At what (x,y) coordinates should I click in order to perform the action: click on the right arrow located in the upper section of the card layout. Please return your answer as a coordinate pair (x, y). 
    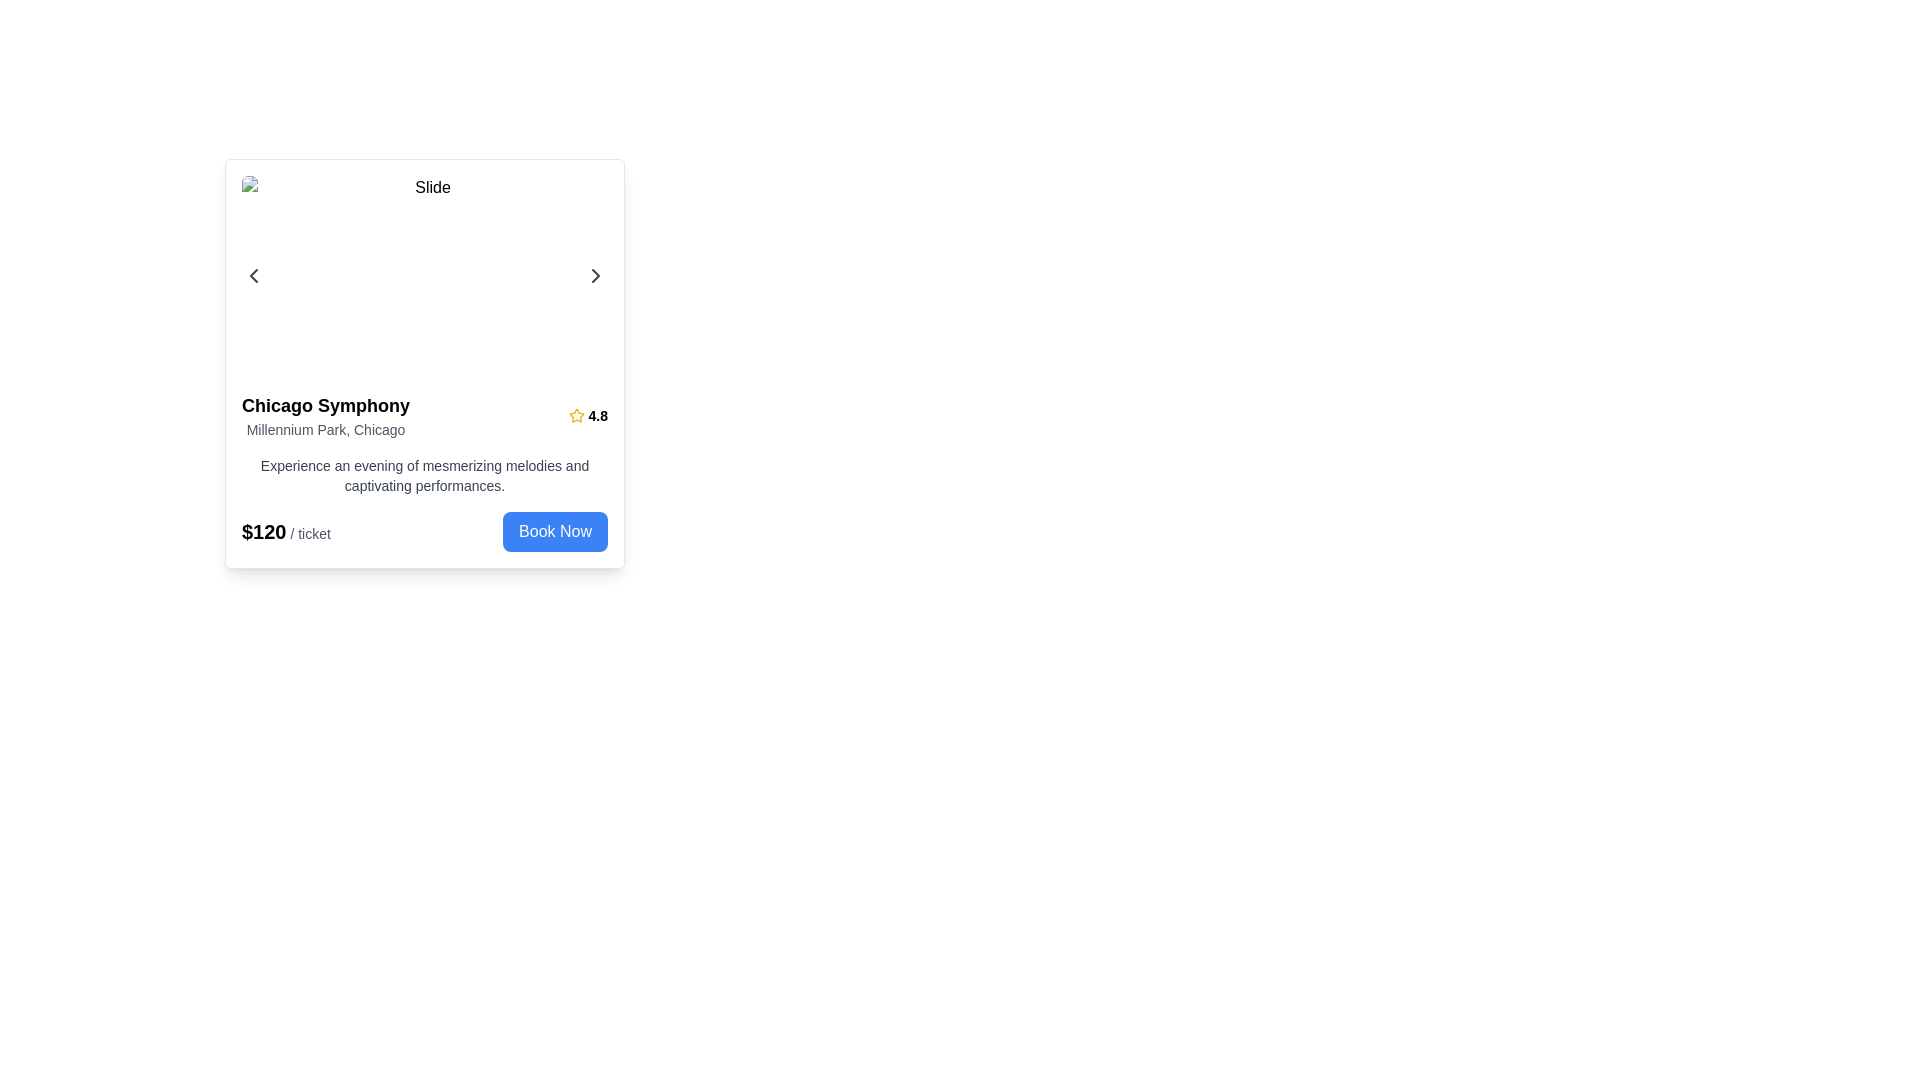
    Looking at the image, I should click on (424, 276).